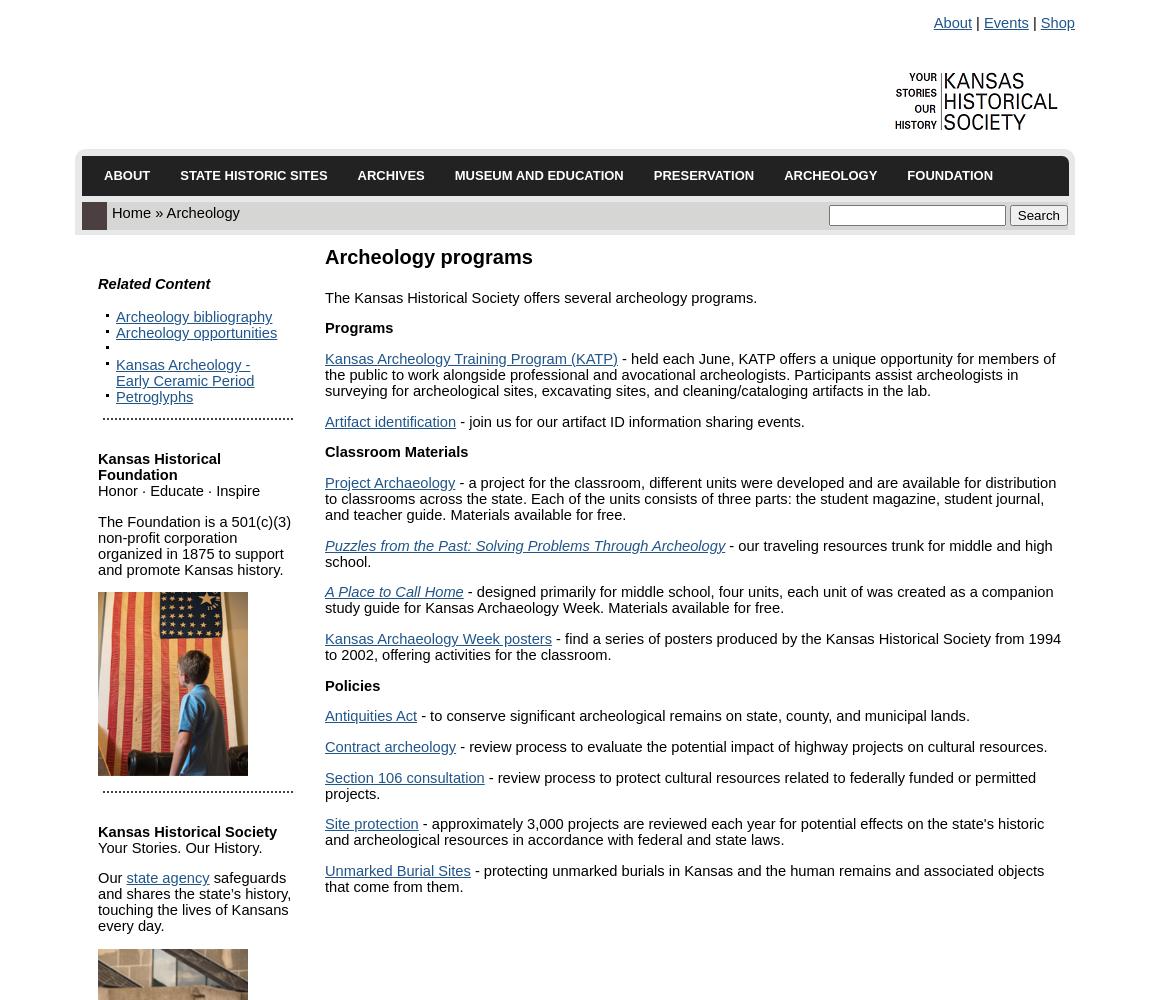 Image resolution: width=1150 pixels, height=1000 pixels. Describe the element at coordinates (324, 745) in the screenshot. I see `'Contract archeology'` at that location.